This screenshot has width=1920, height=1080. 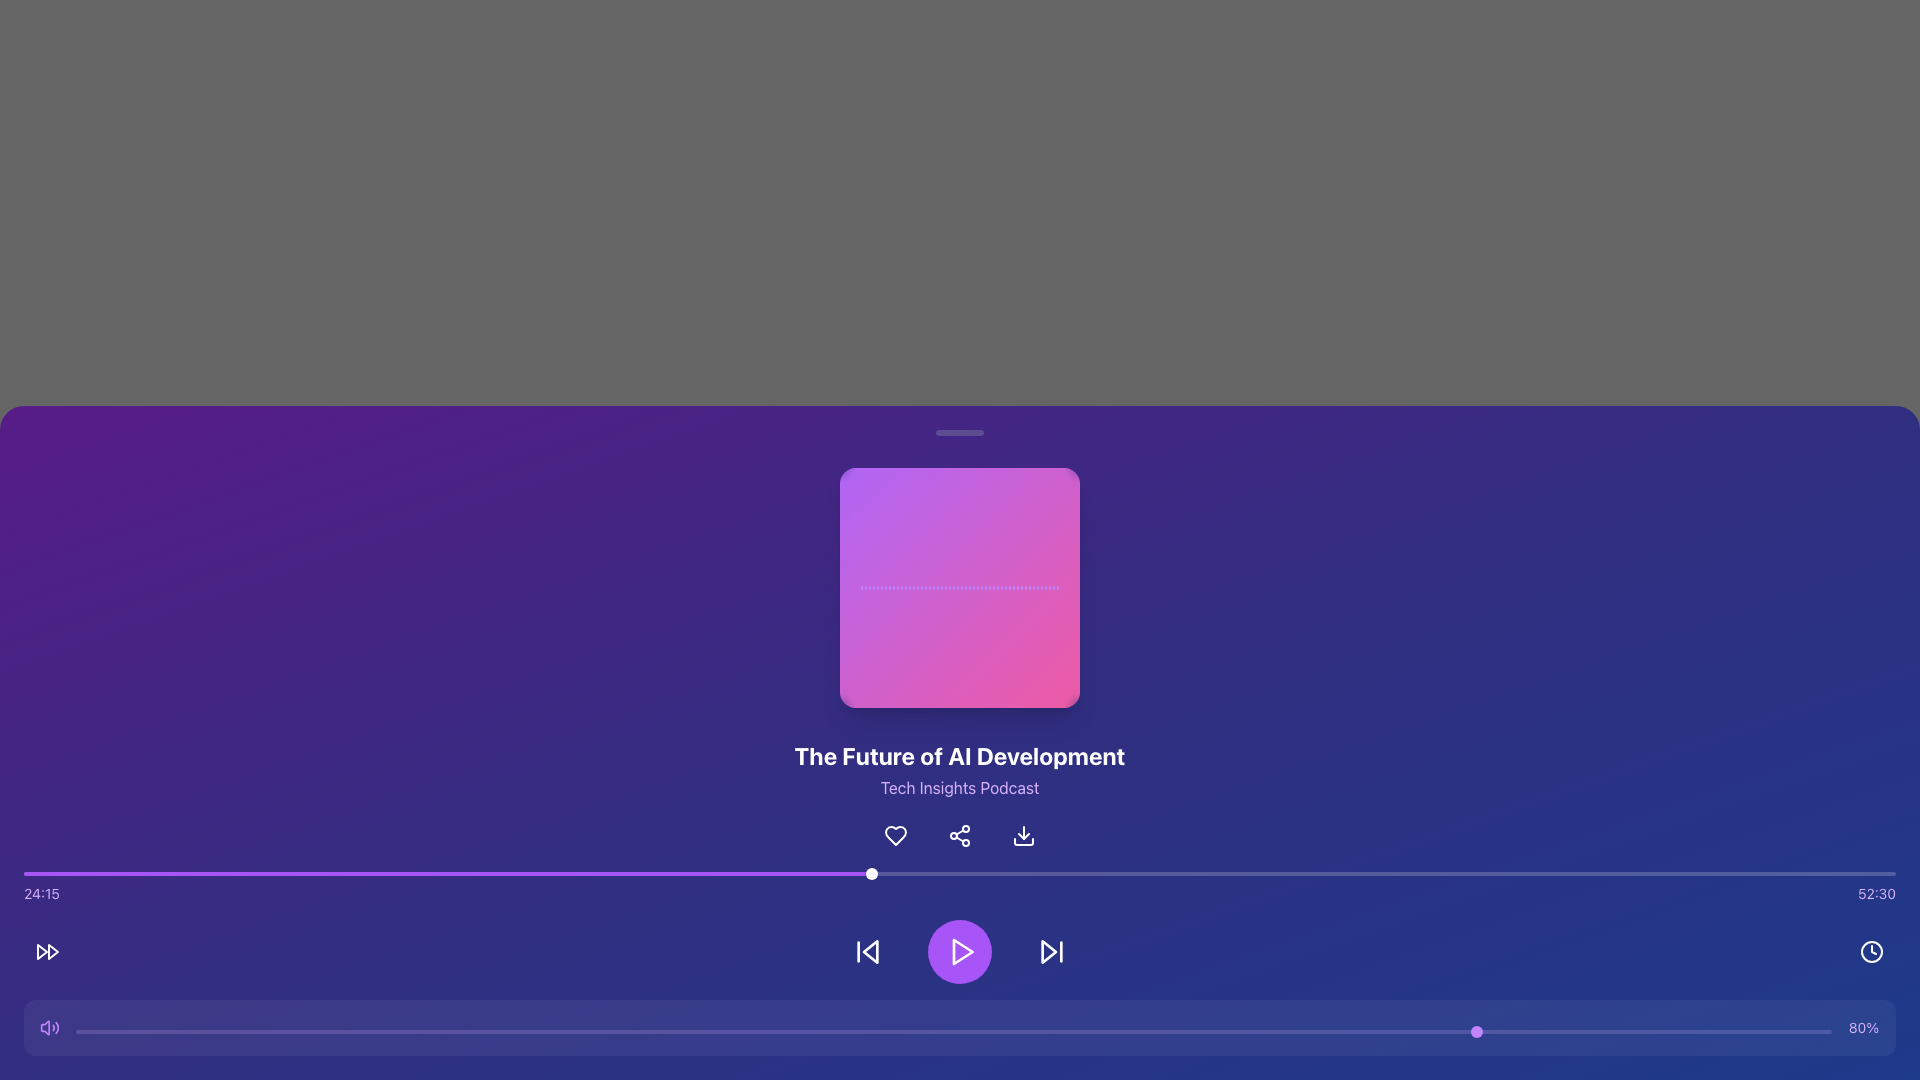 I want to click on progress, so click(x=647, y=873).